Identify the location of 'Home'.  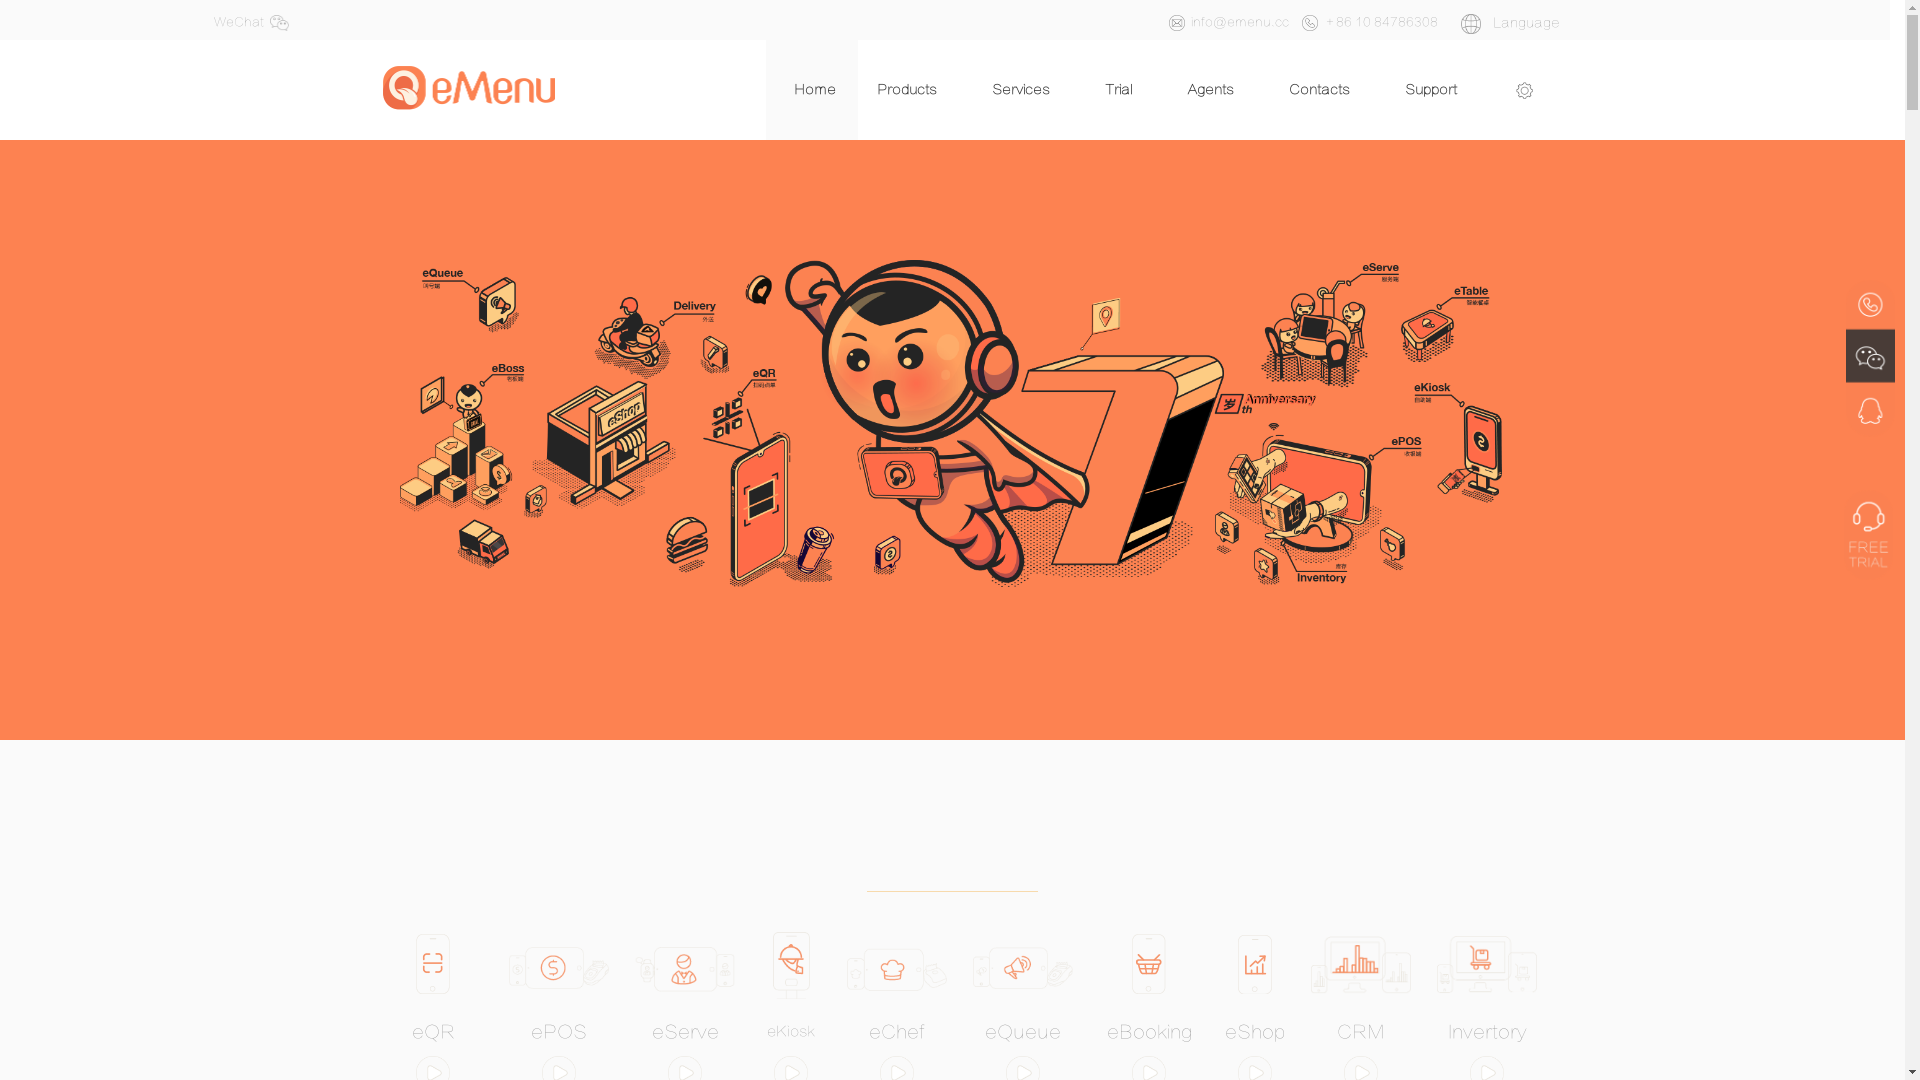
(757, 88).